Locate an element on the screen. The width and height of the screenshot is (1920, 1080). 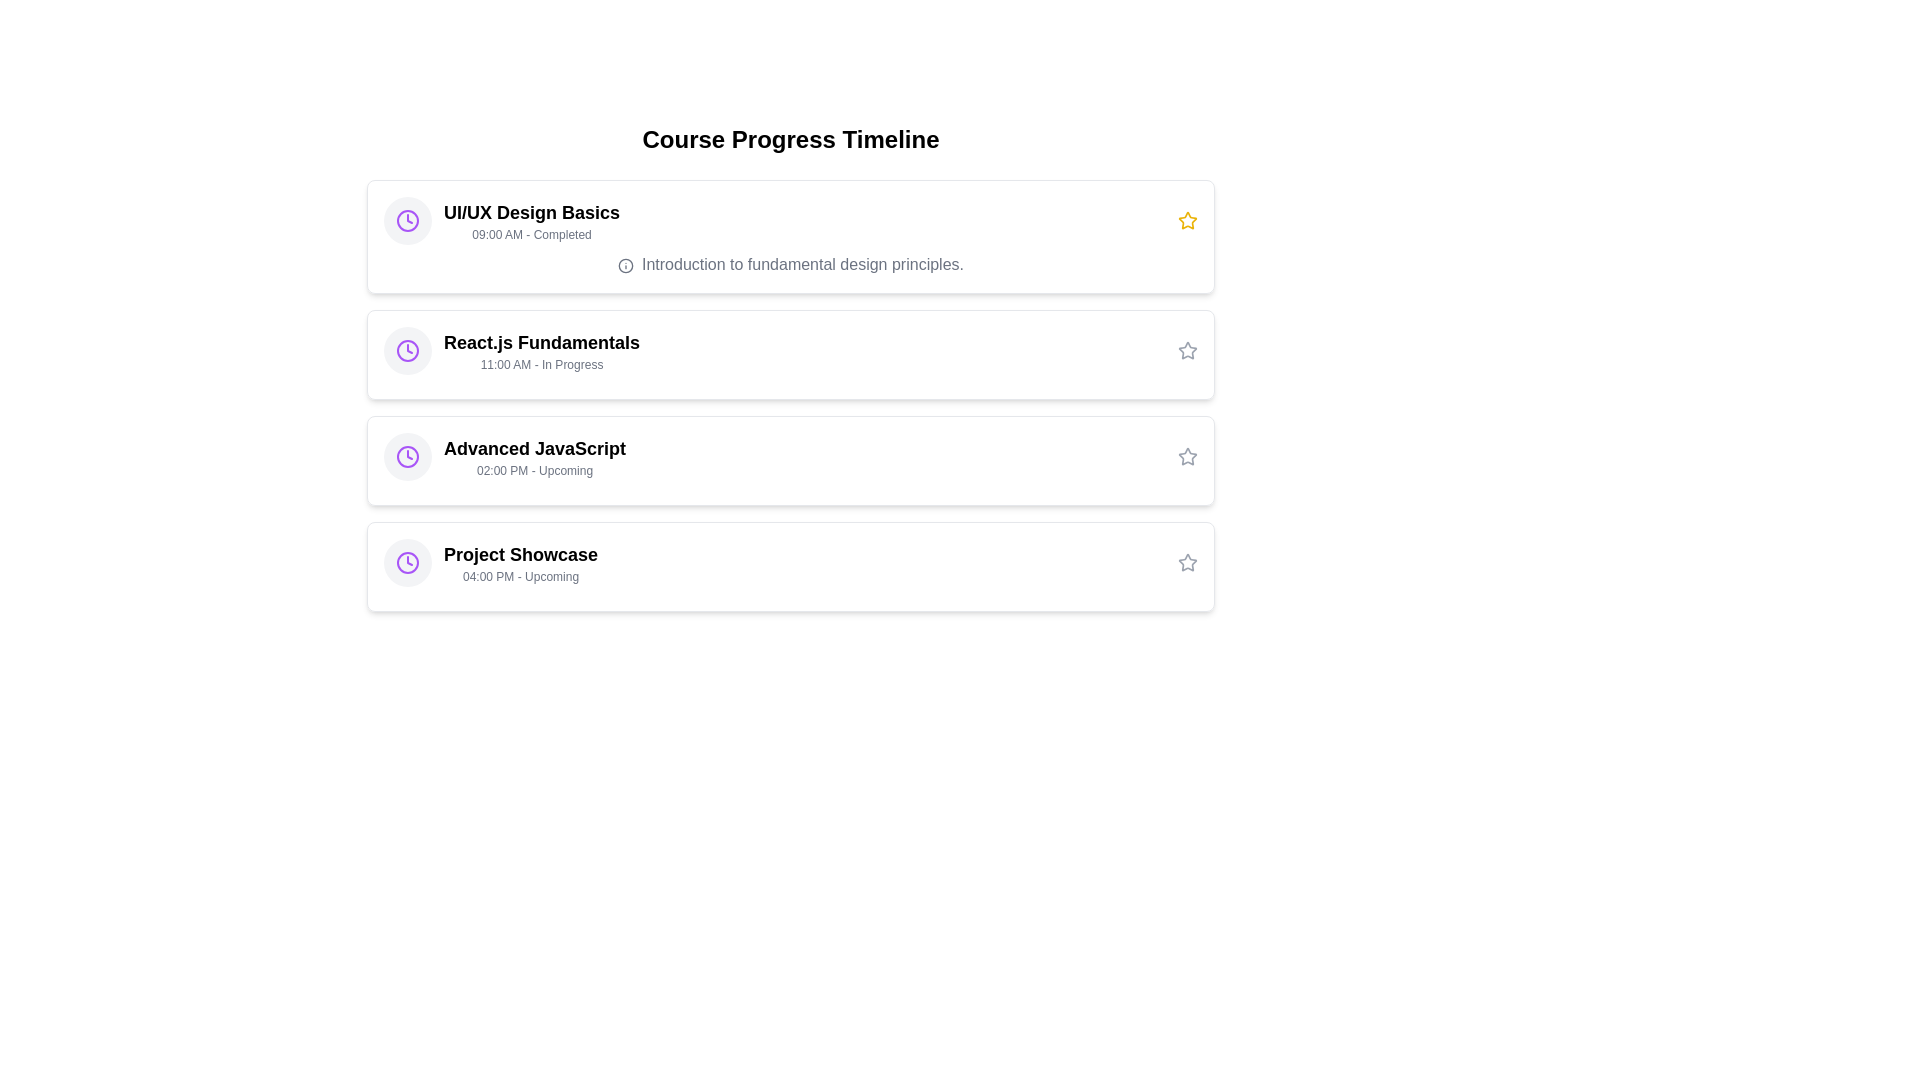
the circular clock icon with a purple outline and white background, which is positioned to the left of the 'React.js Fundamentals' list element is located at coordinates (407, 220).